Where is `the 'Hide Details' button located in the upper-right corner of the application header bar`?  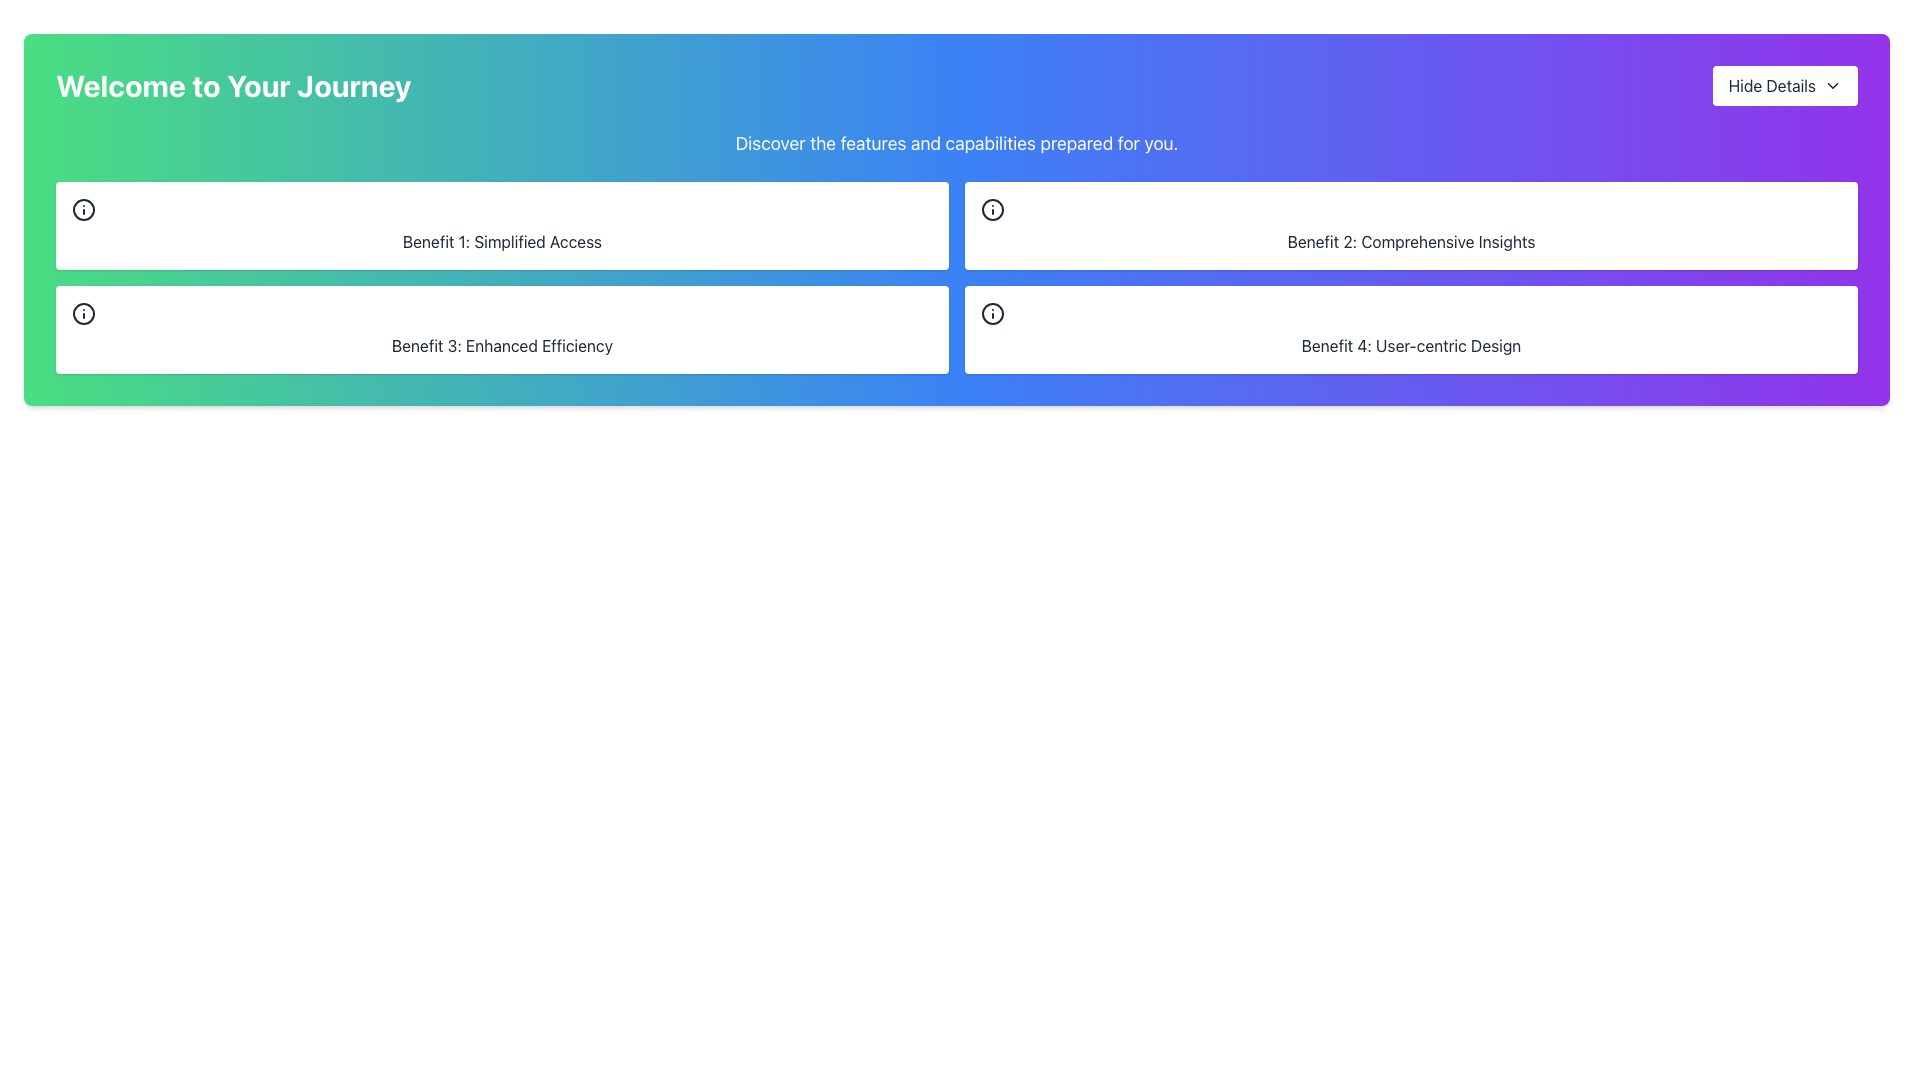 the 'Hide Details' button located in the upper-right corner of the application header bar is located at coordinates (1785, 84).